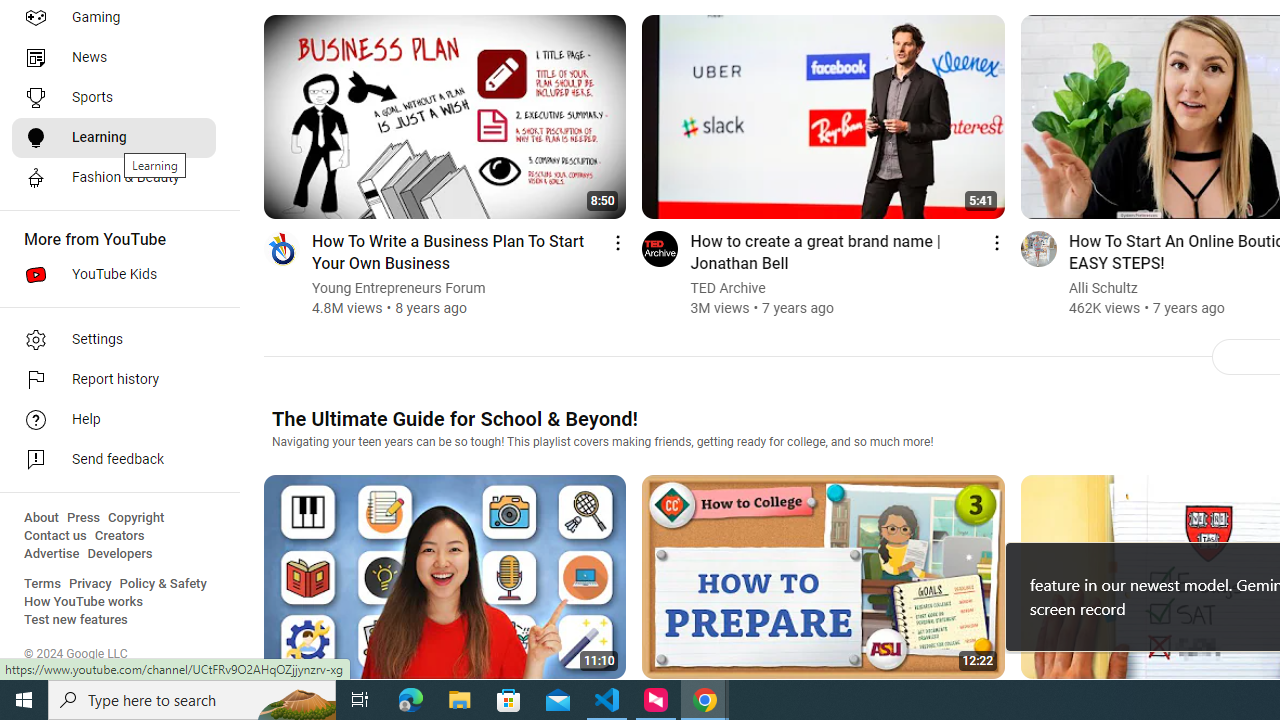 The width and height of the screenshot is (1280, 720). What do you see at coordinates (76, 619) in the screenshot?
I see `'Test new features'` at bounding box center [76, 619].